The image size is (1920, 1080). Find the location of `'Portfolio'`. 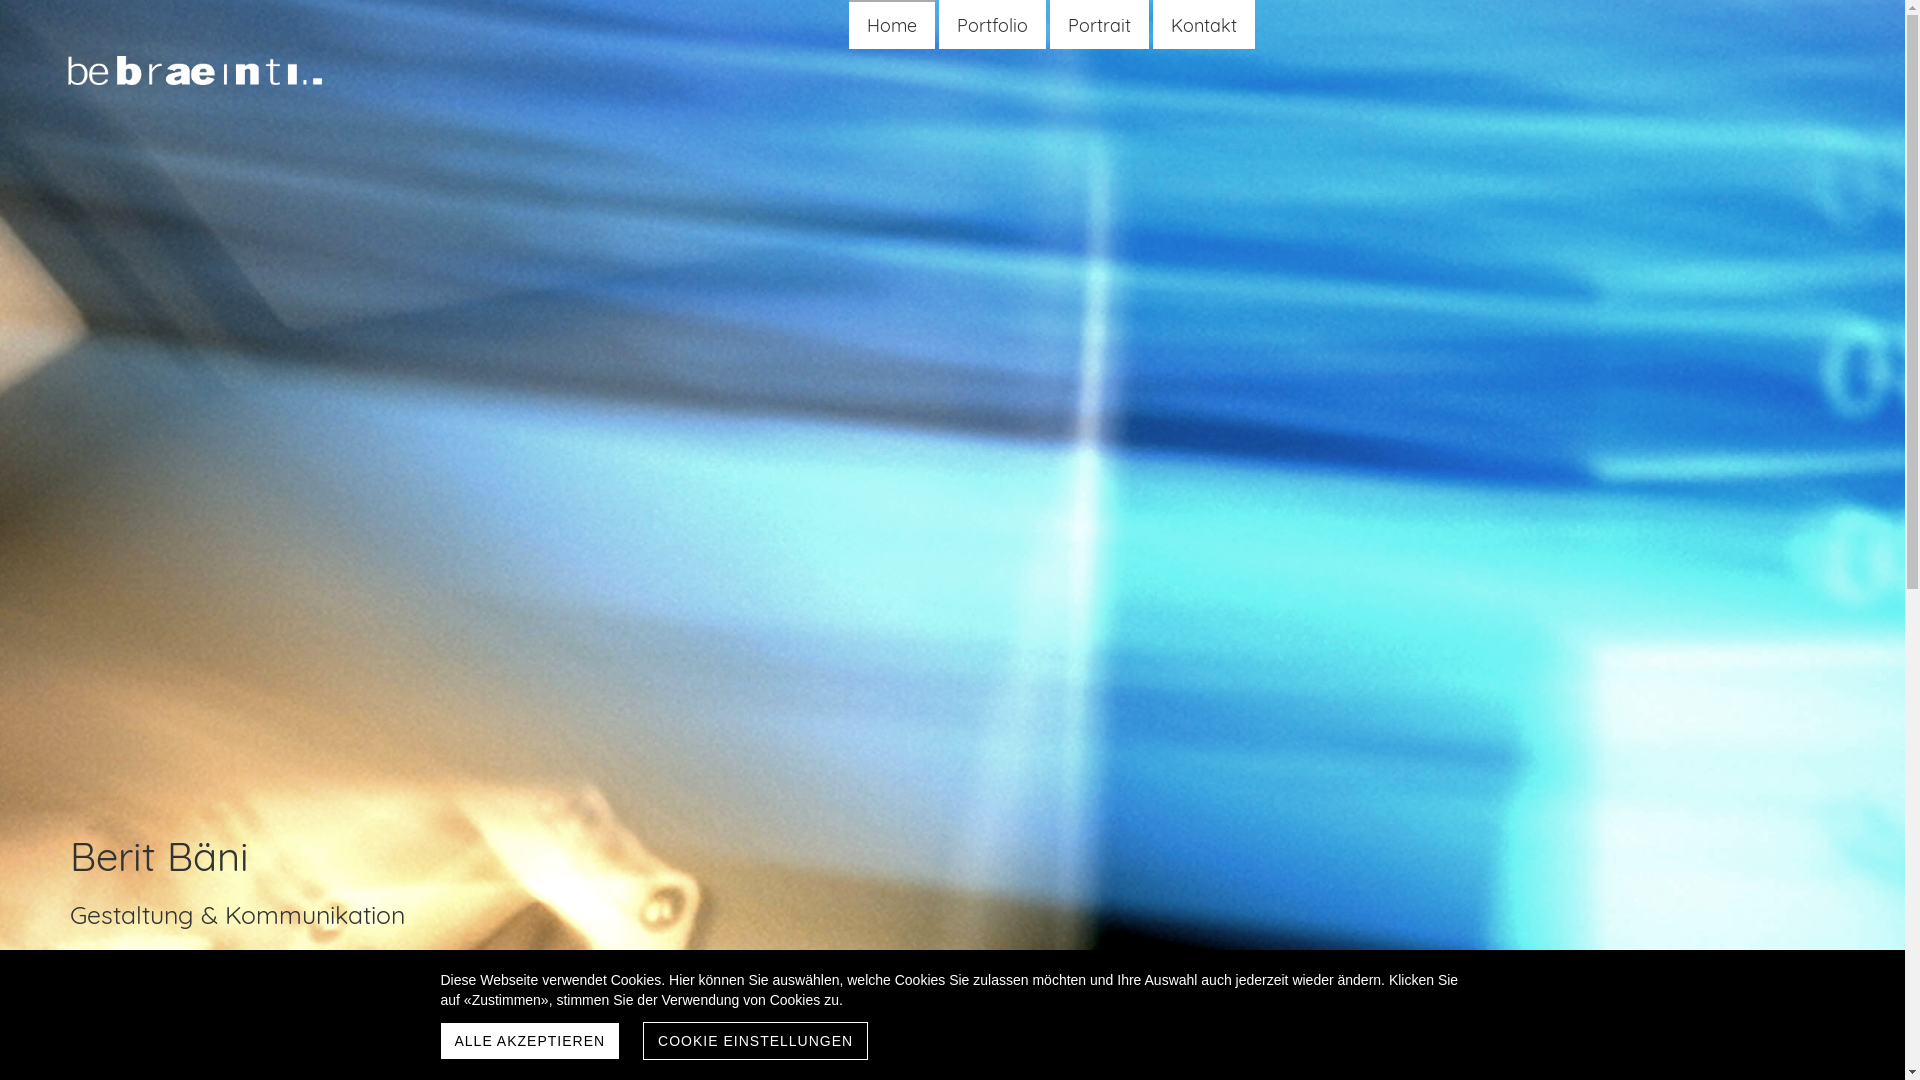

'Portfolio' is located at coordinates (992, 25).